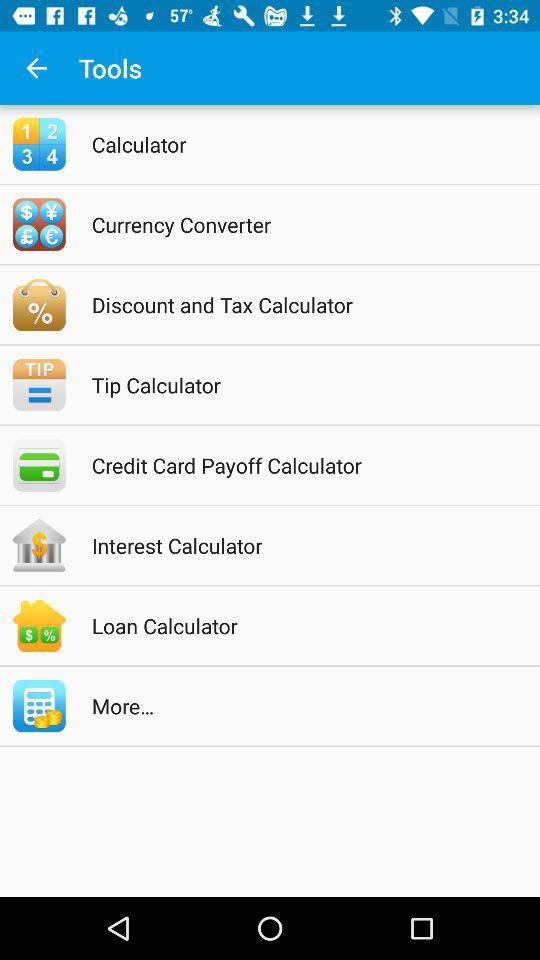  I want to click on the credit card payoff, so click(295, 465).